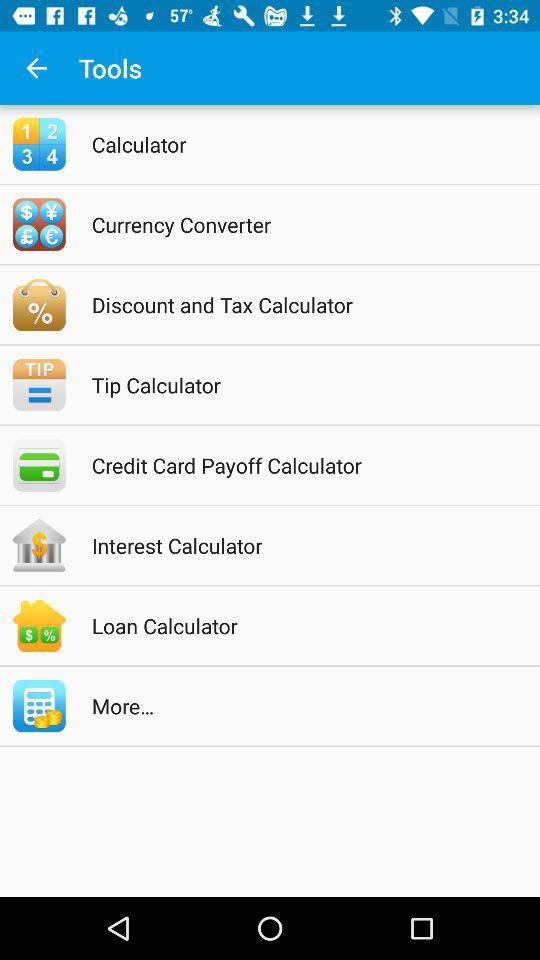  I want to click on the credit card payoff, so click(295, 465).